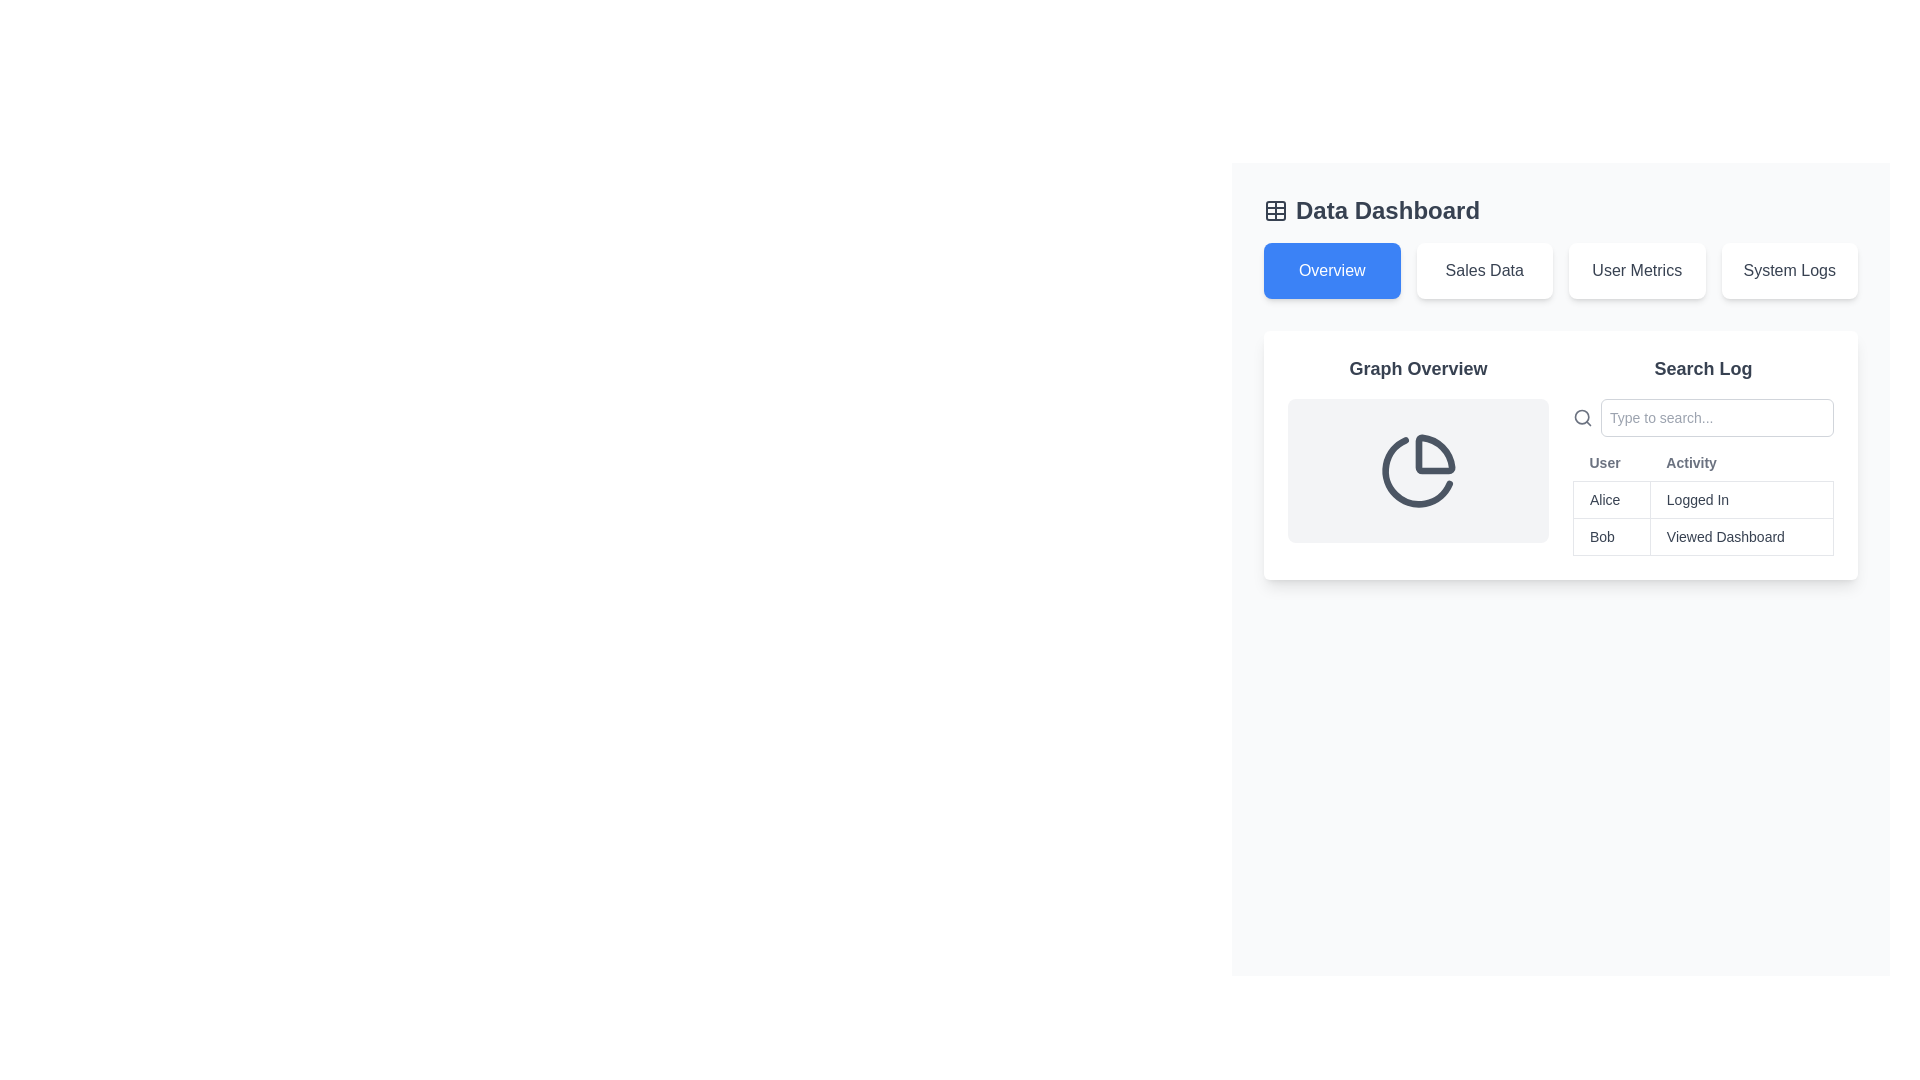 The width and height of the screenshot is (1920, 1080). I want to click on the Text Label that serves as the header column label in the 'Search Log' table, providing context about the data listed in the left column, so click(1611, 463).